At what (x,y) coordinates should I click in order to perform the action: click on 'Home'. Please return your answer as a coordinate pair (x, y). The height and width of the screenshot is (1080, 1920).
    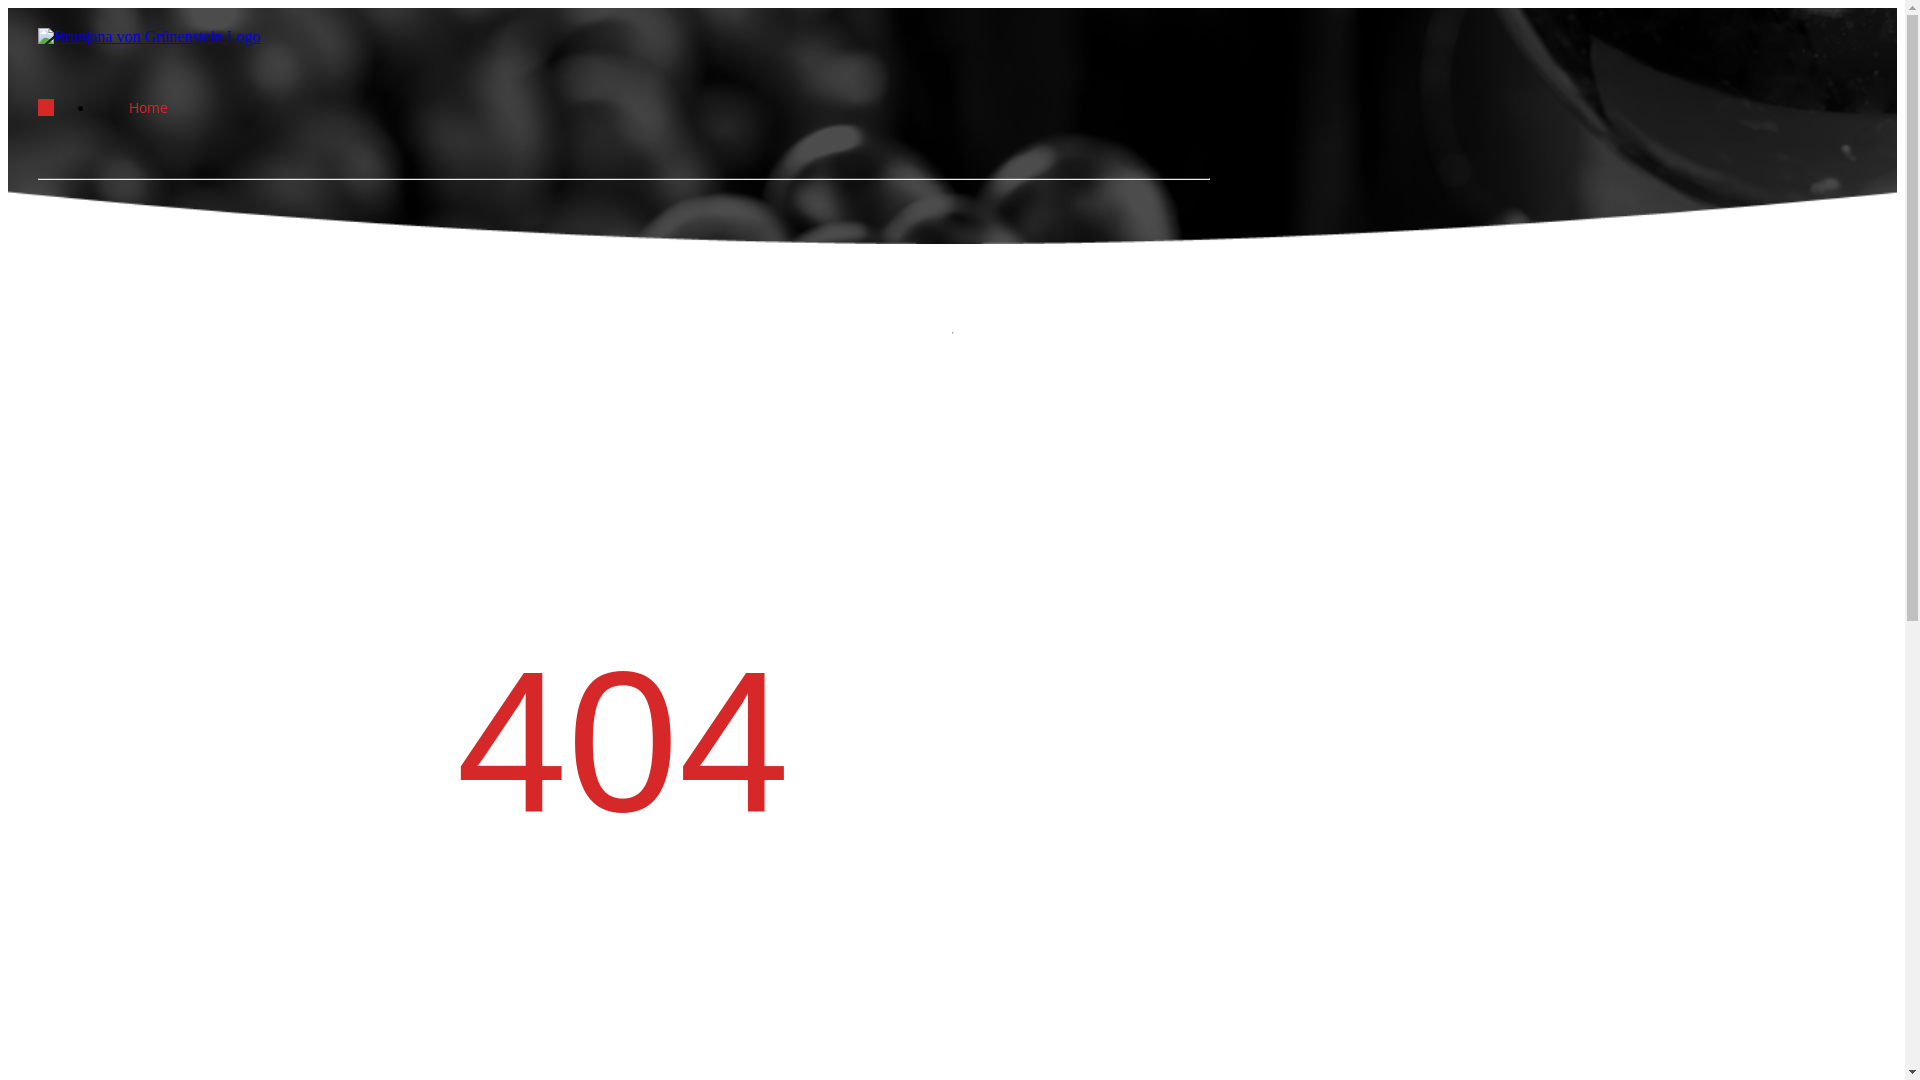
    Looking at the image, I should click on (148, 108).